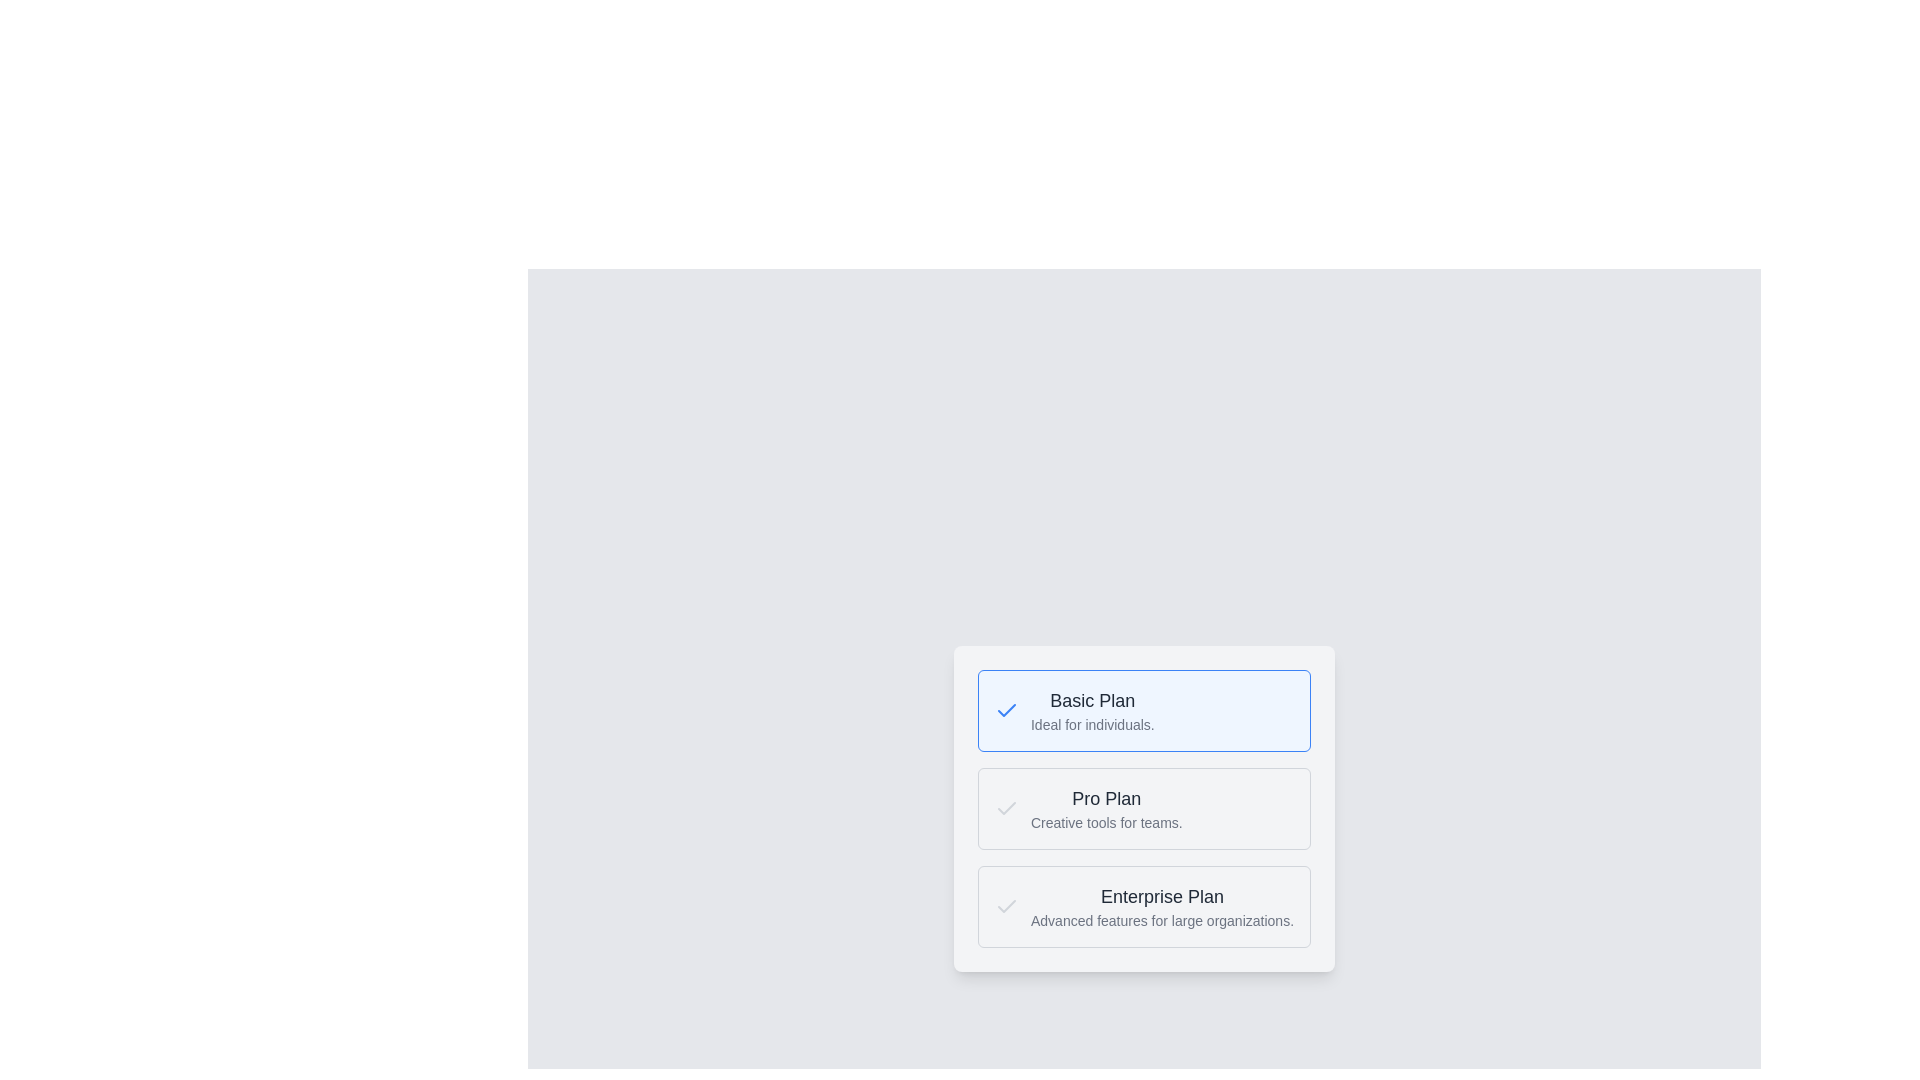  Describe the element at coordinates (1162, 896) in the screenshot. I see `the text label displaying 'Enterprise Plan' in bold styling located at the center of the third option card` at that location.